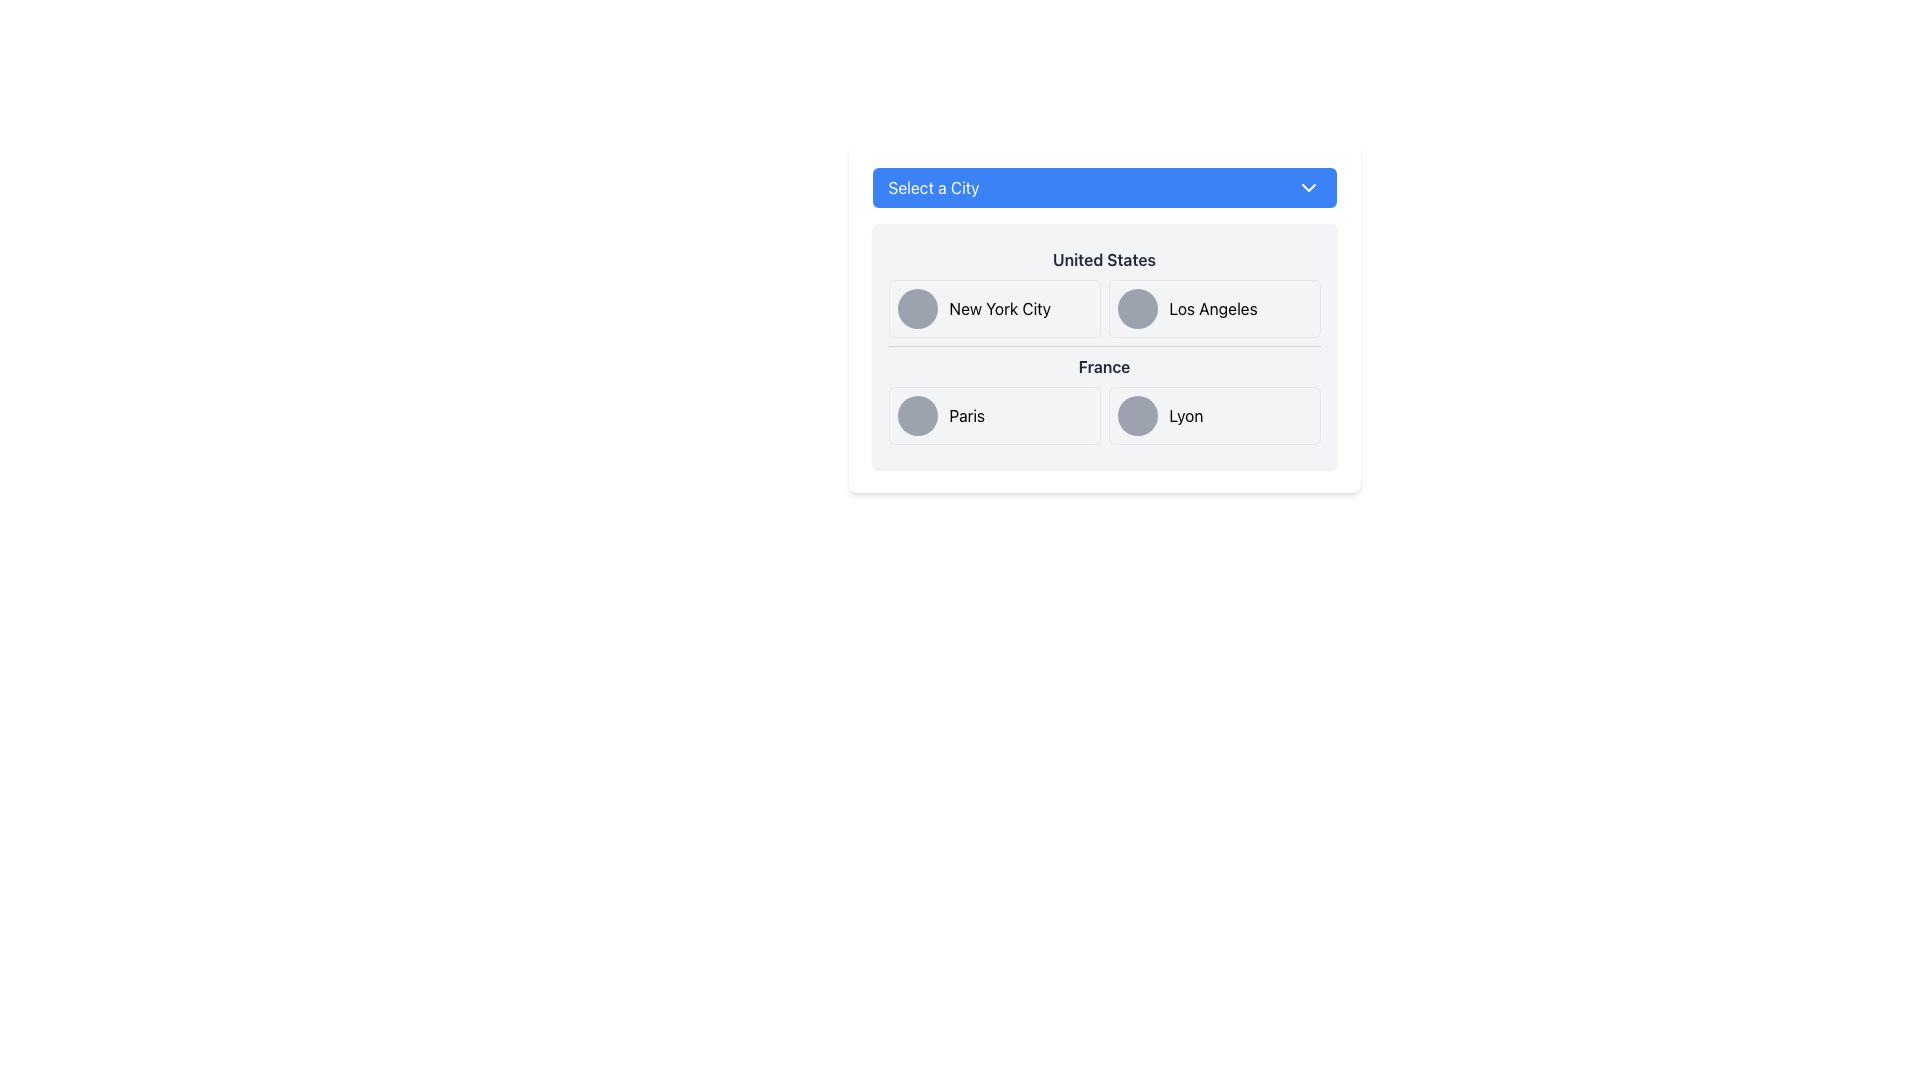 Image resolution: width=1920 pixels, height=1080 pixels. I want to click on the static text label displaying 'France' in a bold serif font, located below the 'United States' section in a vertical list of geographical labels, so click(1103, 366).